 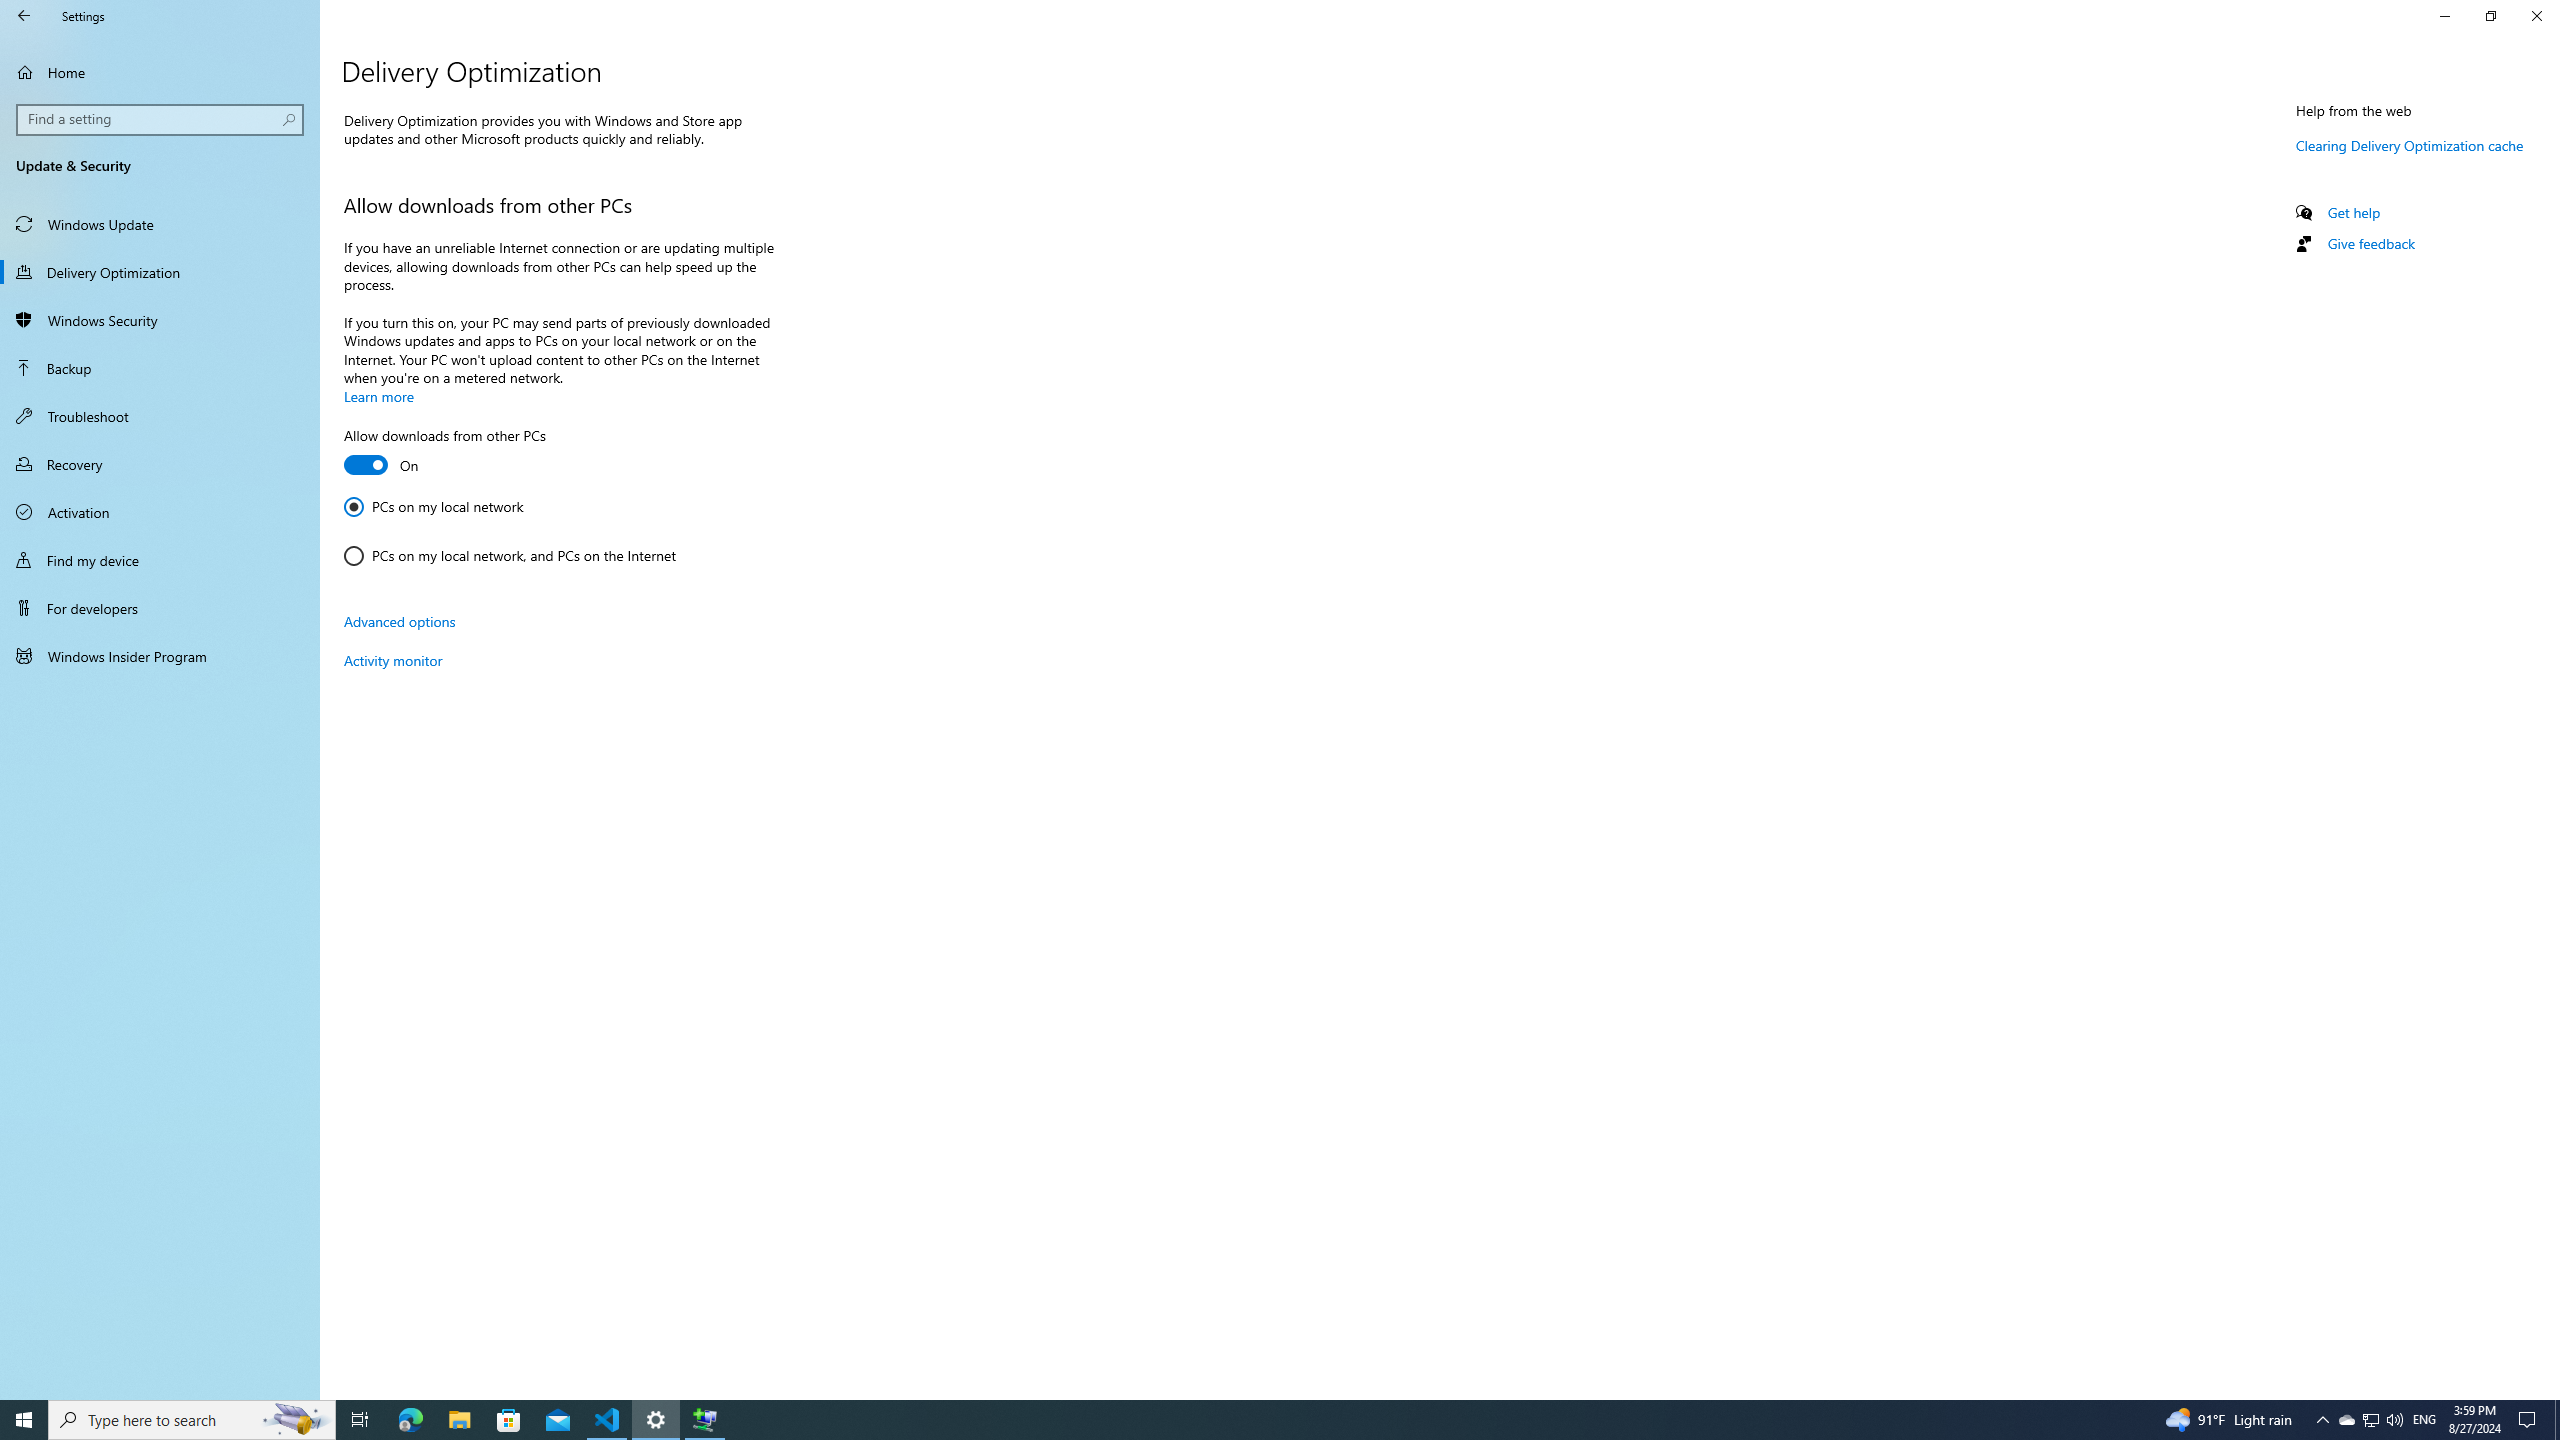 I want to click on 'Extensible Wizards Host Process - 1 running window', so click(x=705, y=1418).